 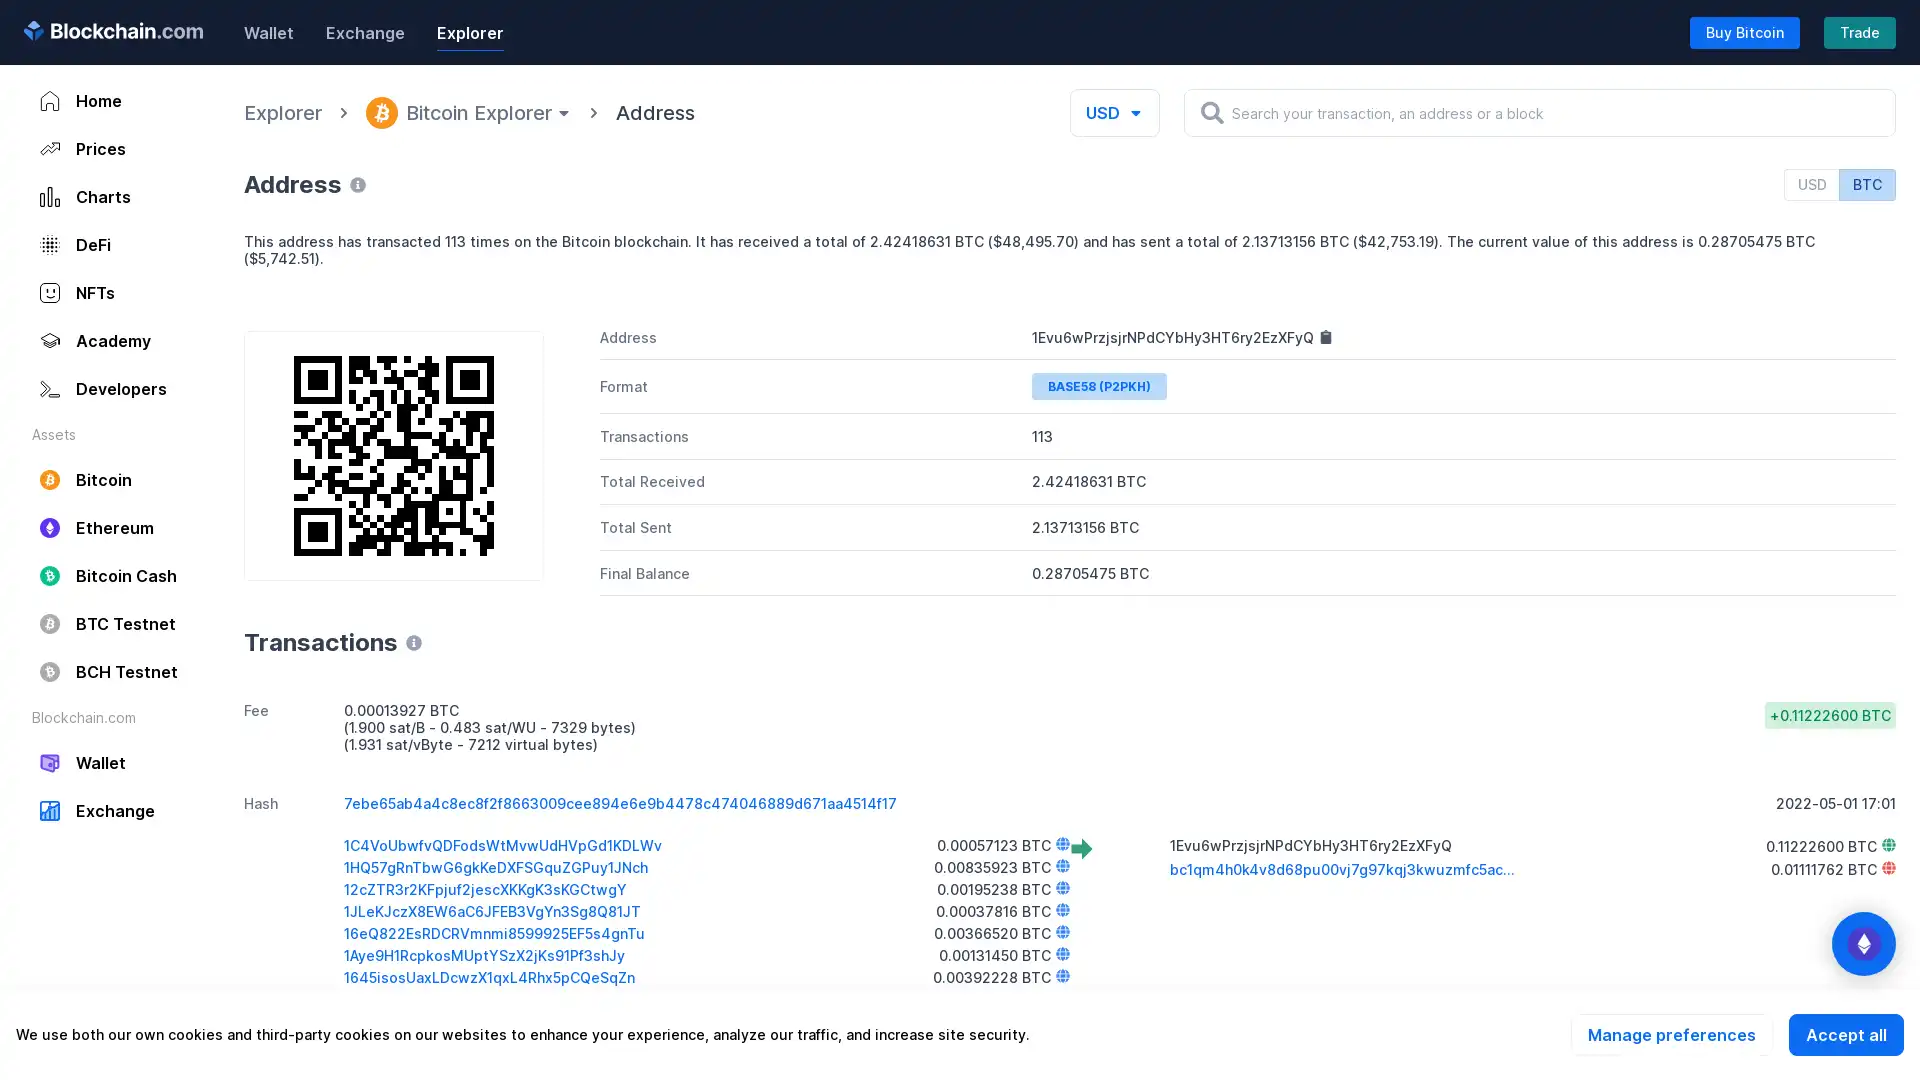 I want to click on alternating coins, so click(x=1862, y=944).